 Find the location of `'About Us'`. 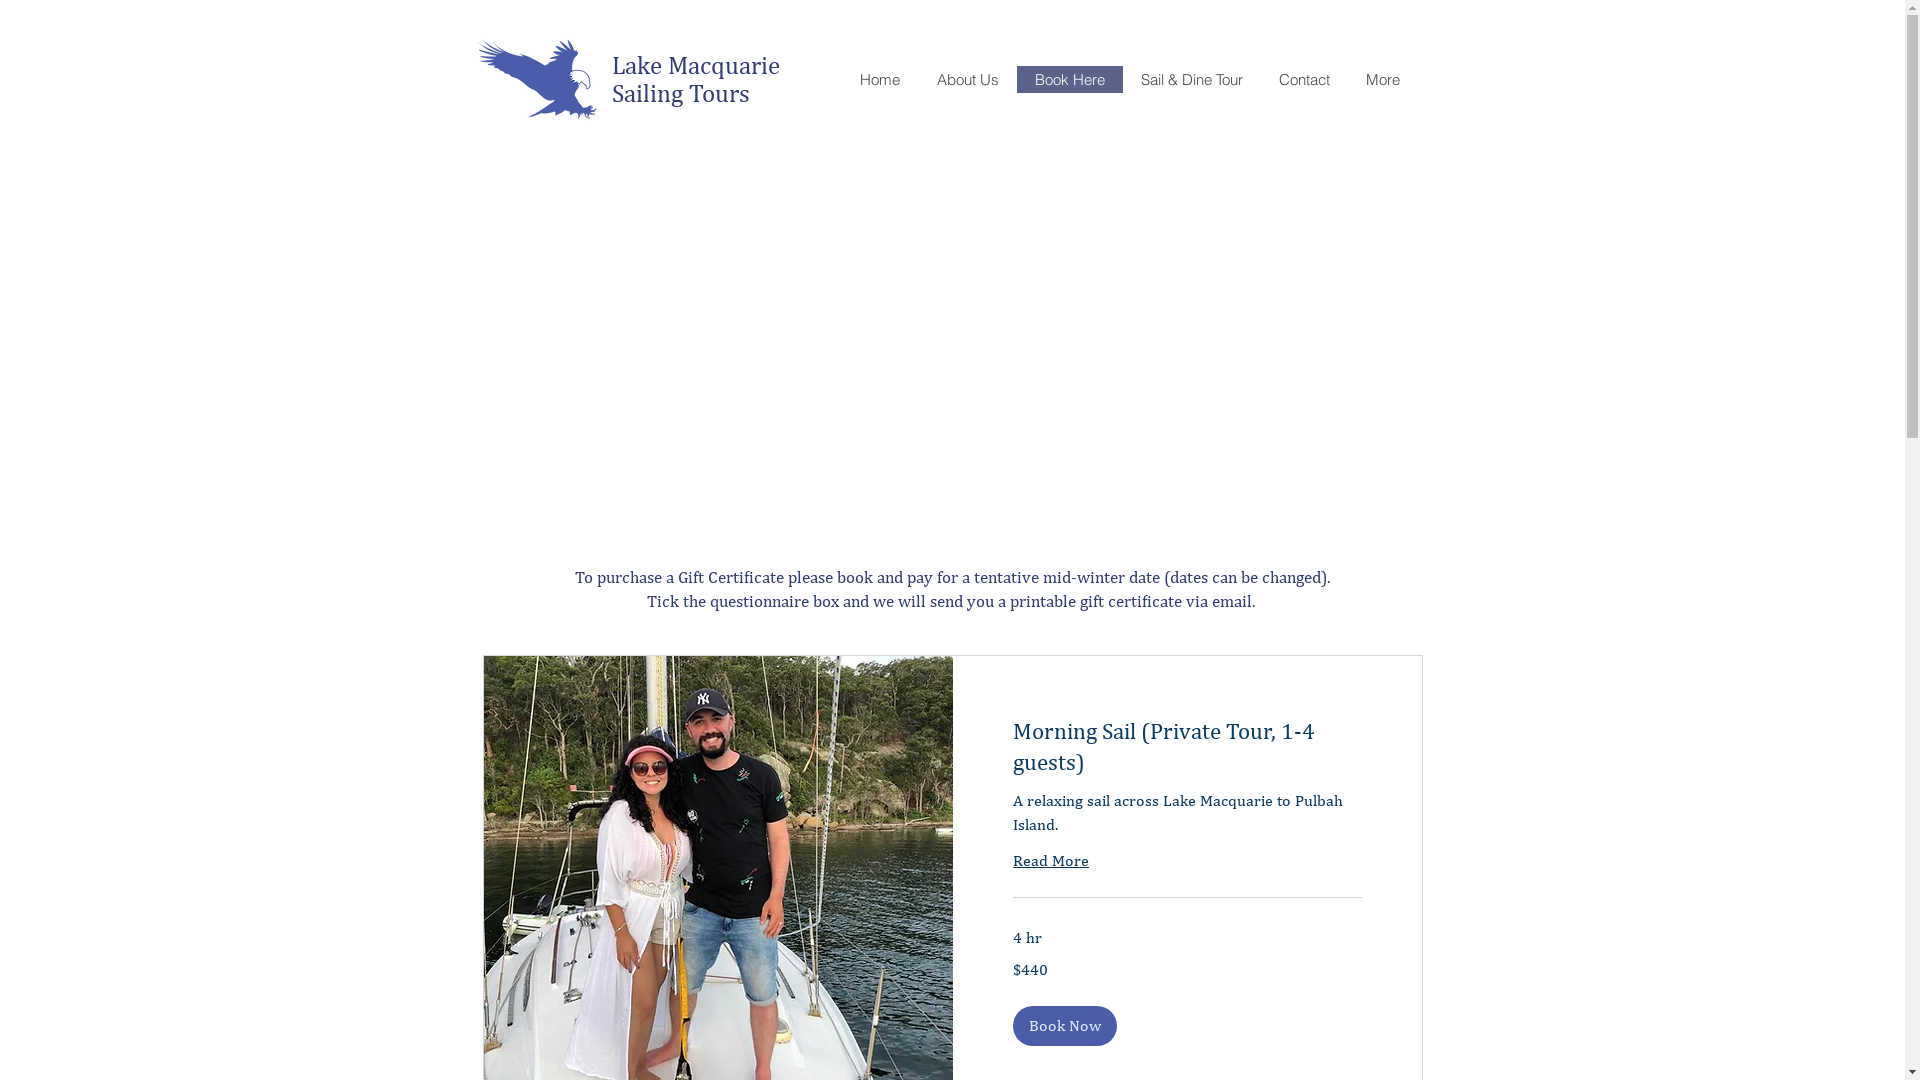

'About Us' is located at coordinates (967, 78).